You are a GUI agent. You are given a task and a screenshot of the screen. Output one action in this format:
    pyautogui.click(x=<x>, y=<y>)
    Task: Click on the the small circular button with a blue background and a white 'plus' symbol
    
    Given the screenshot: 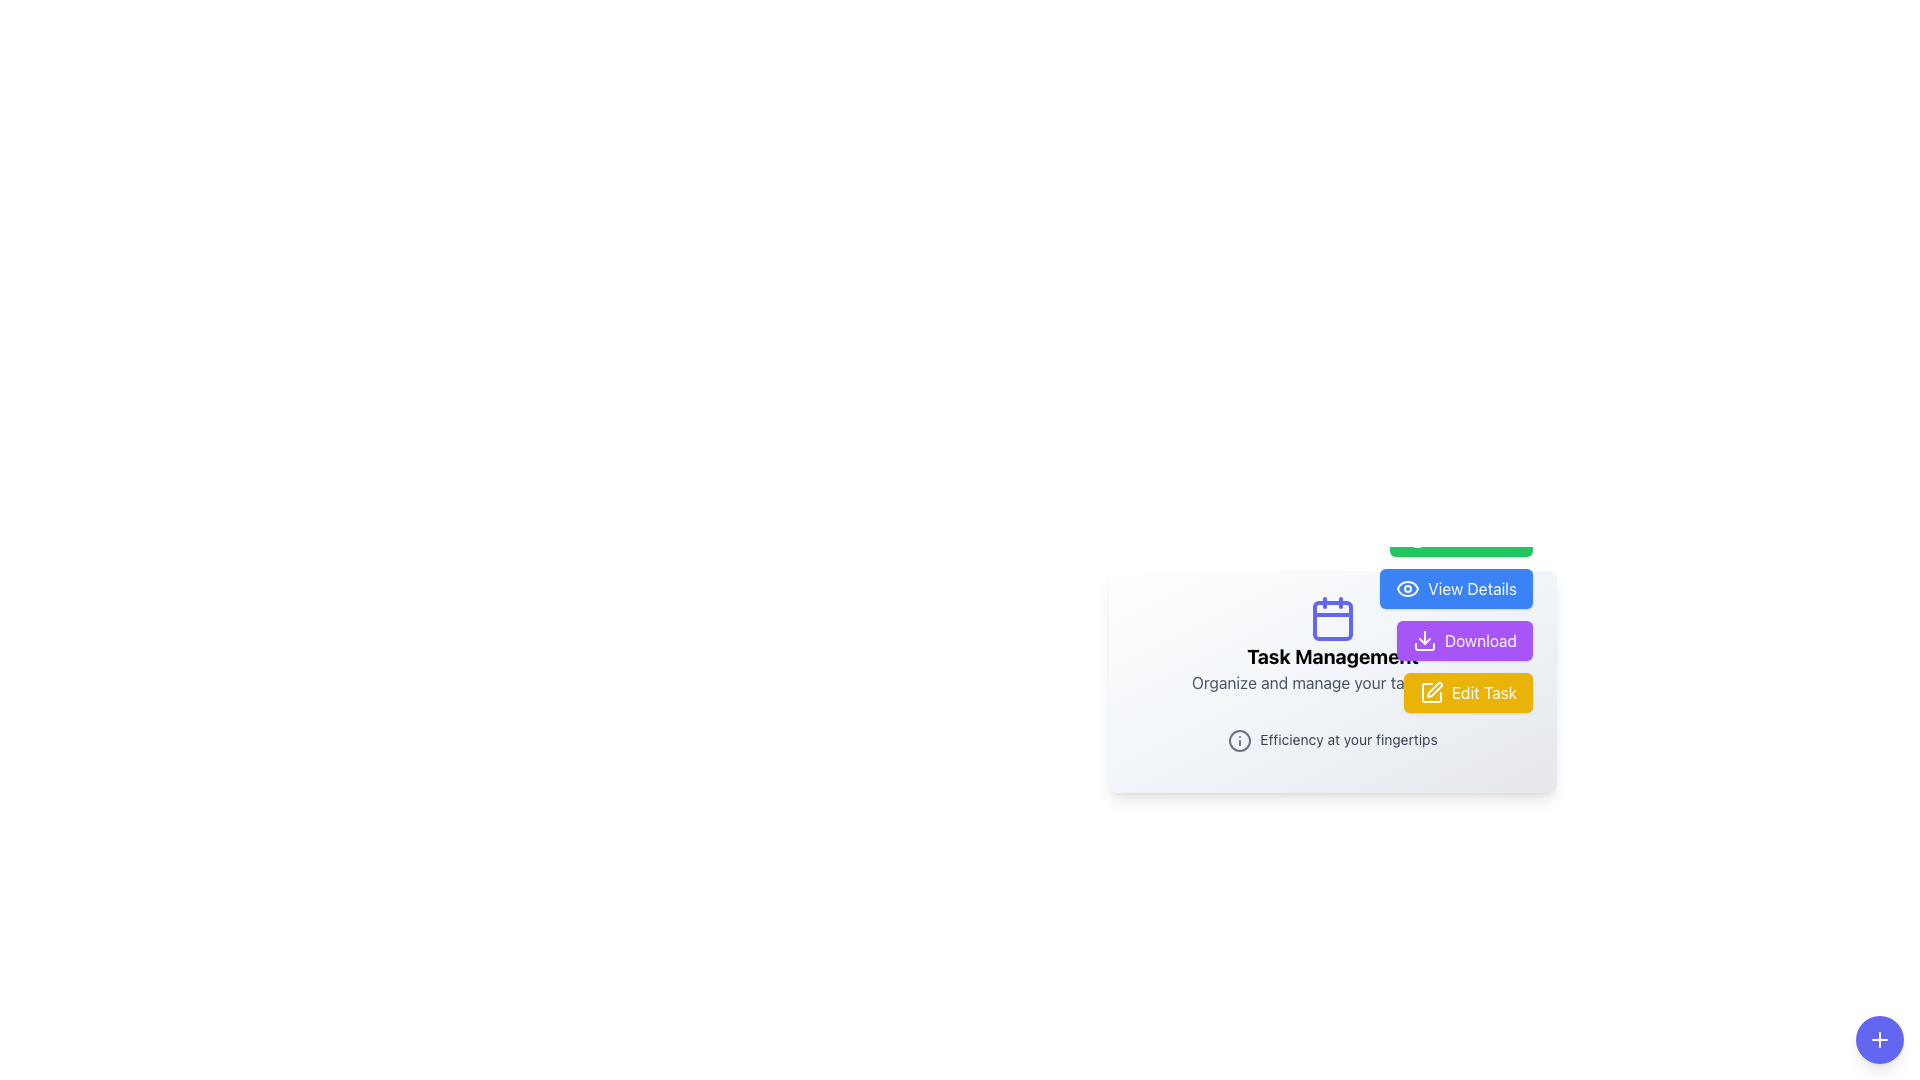 What is the action you would take?
    pyautogui.click(x=1879, y=1039)
    